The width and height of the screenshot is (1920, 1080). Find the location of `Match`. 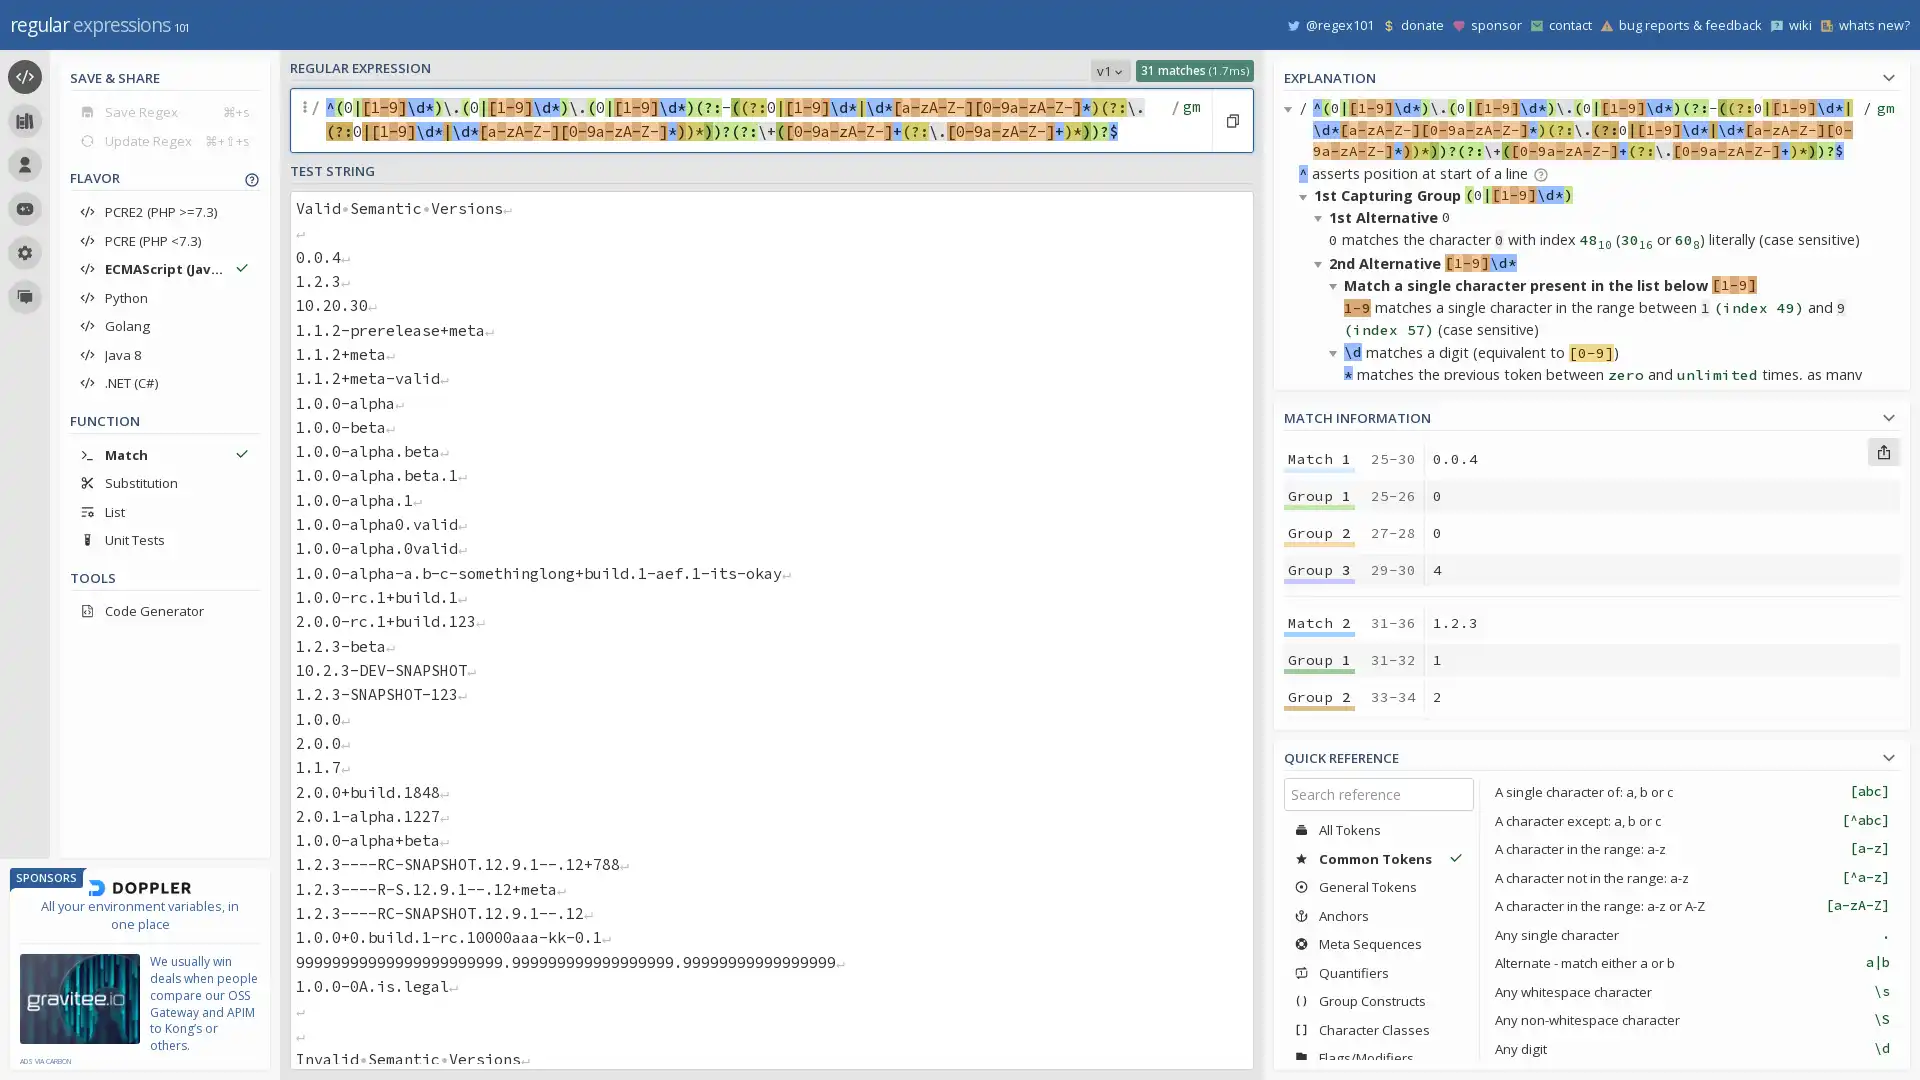

Match is located at coordinates (164, 454).